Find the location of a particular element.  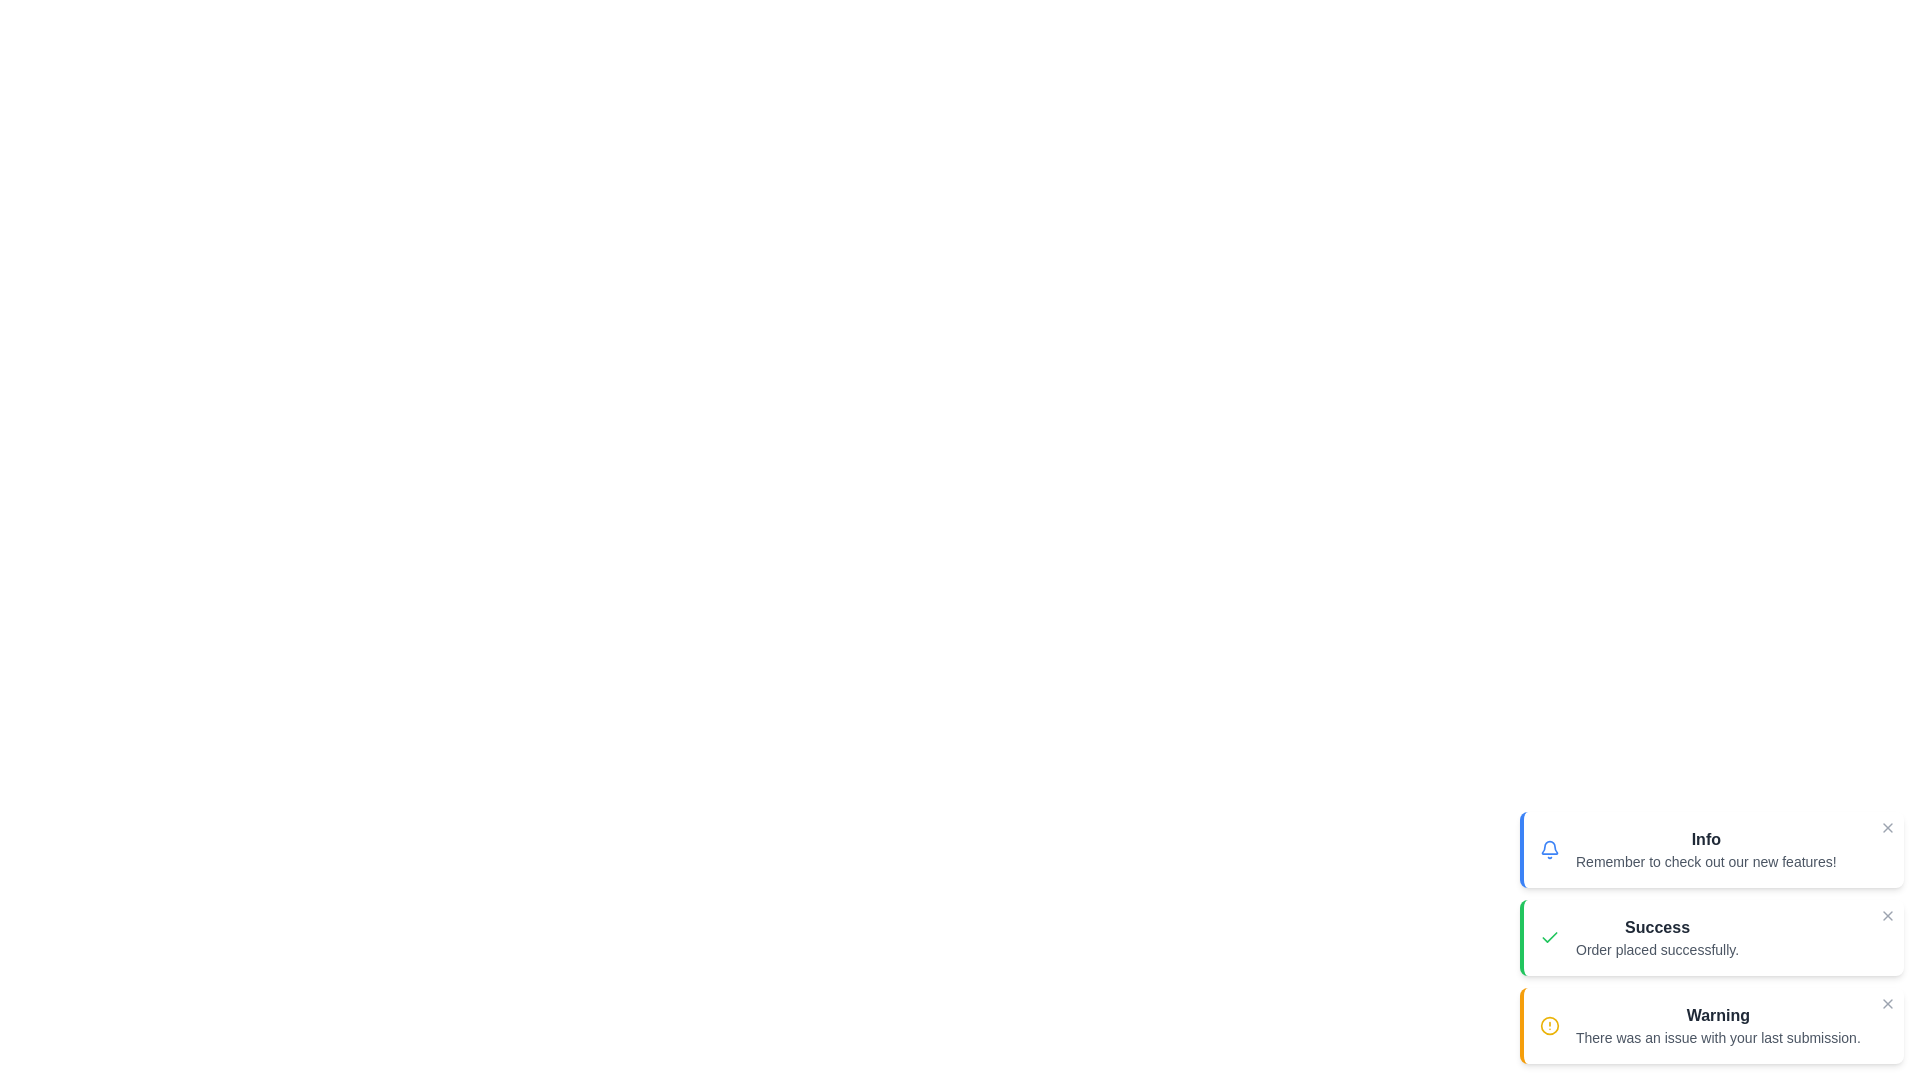

the notification with type info is located at coordinates (1711, 849).